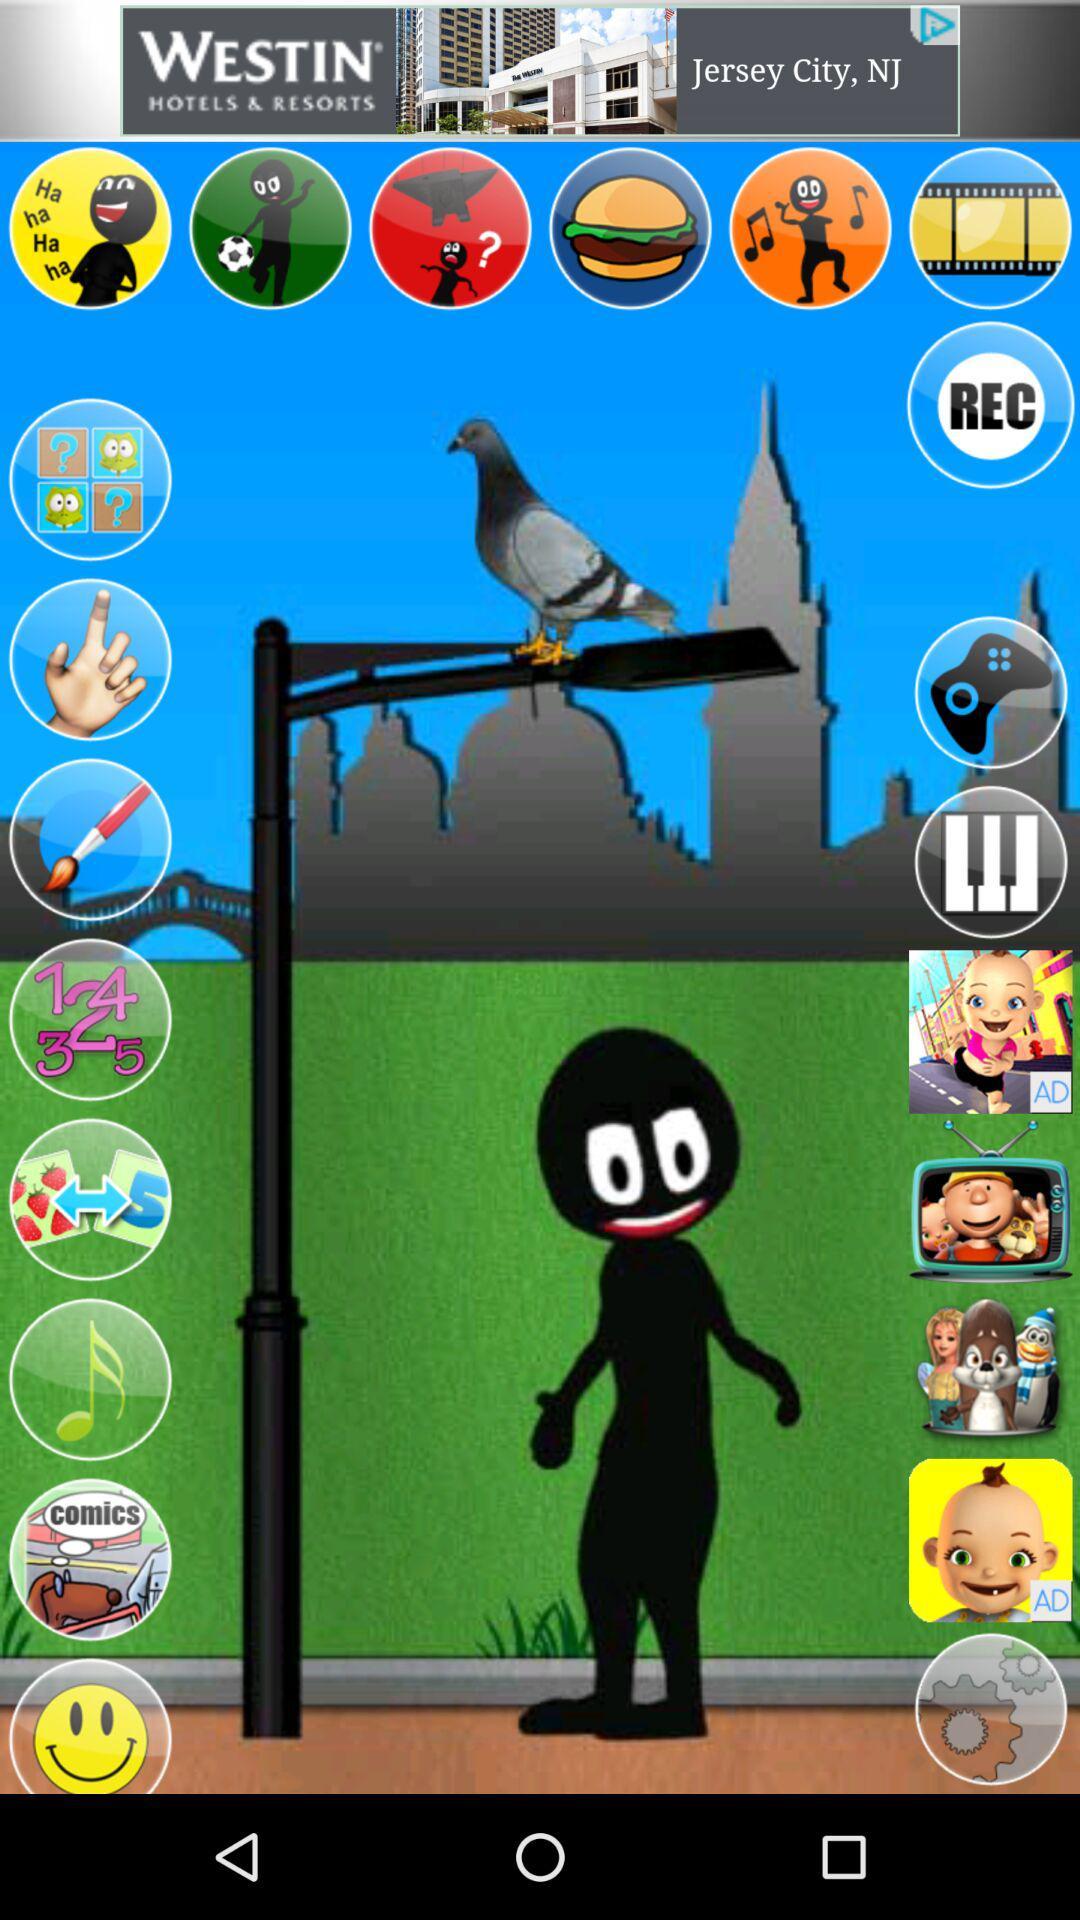  What do you see at coordinates (88, 1476) in the screenshot?
I see `the music icon` at bounding box center [88, 1476].